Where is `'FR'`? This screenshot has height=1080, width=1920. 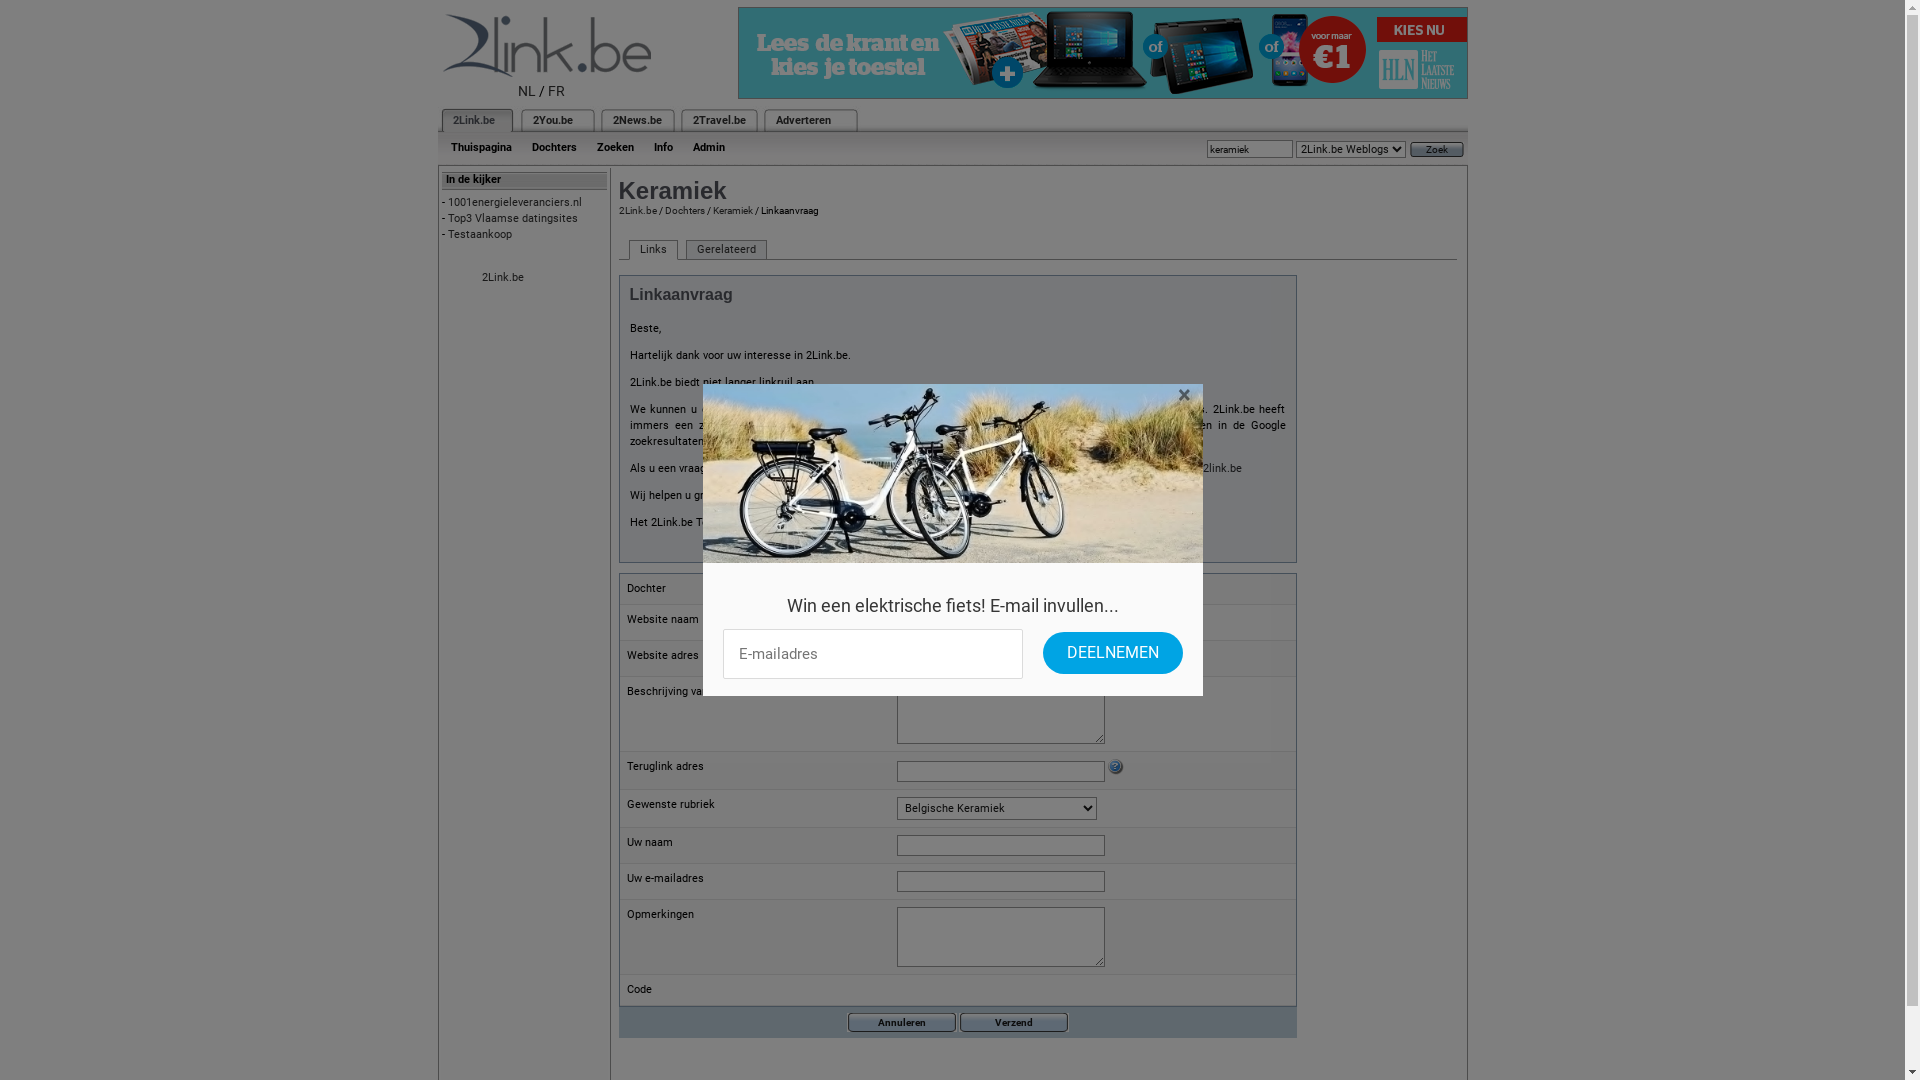
'FR' is located at coordinates (556, 91).